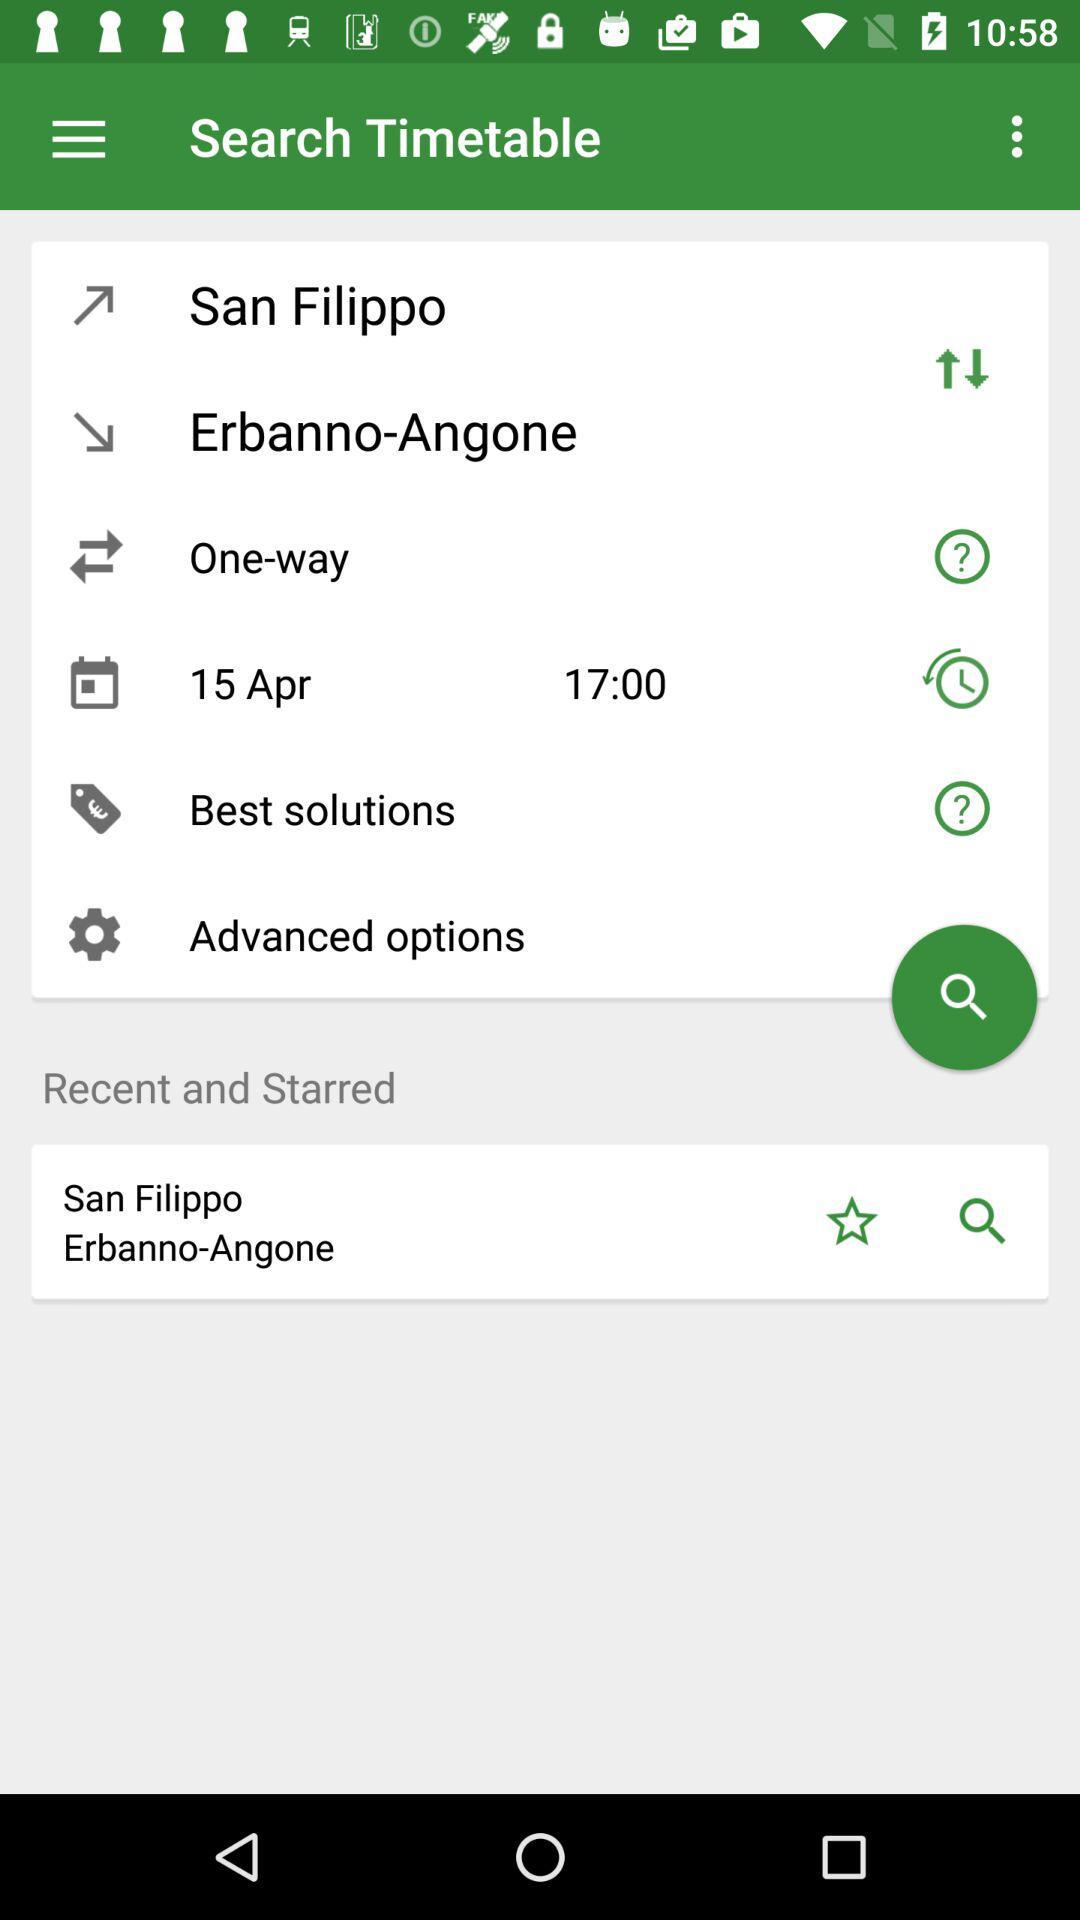 The image size is (1080, 1920). What do you see at coordinates (94, 303) in the screenshot?
I see `the icon to the left of san filippo icon` at bounding box center [94, 303].